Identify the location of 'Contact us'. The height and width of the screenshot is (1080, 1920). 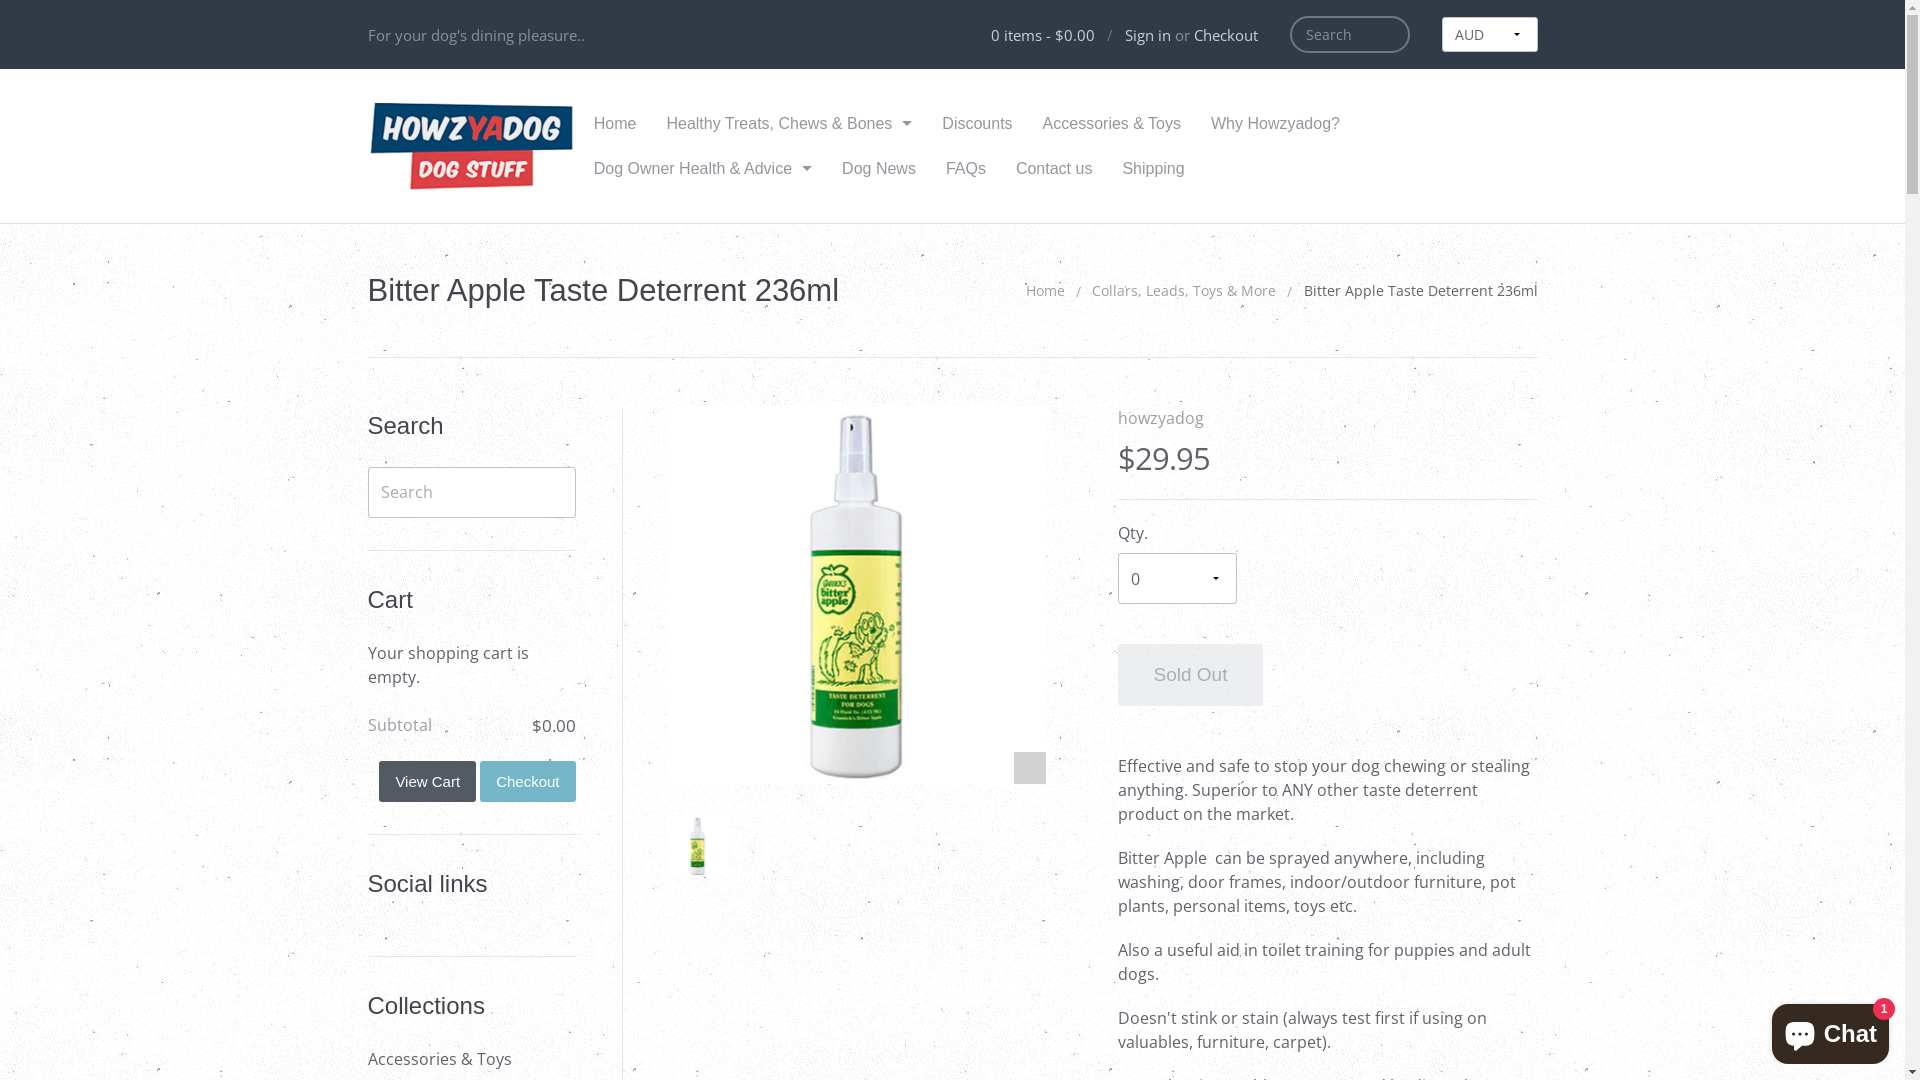
(1001, 167).